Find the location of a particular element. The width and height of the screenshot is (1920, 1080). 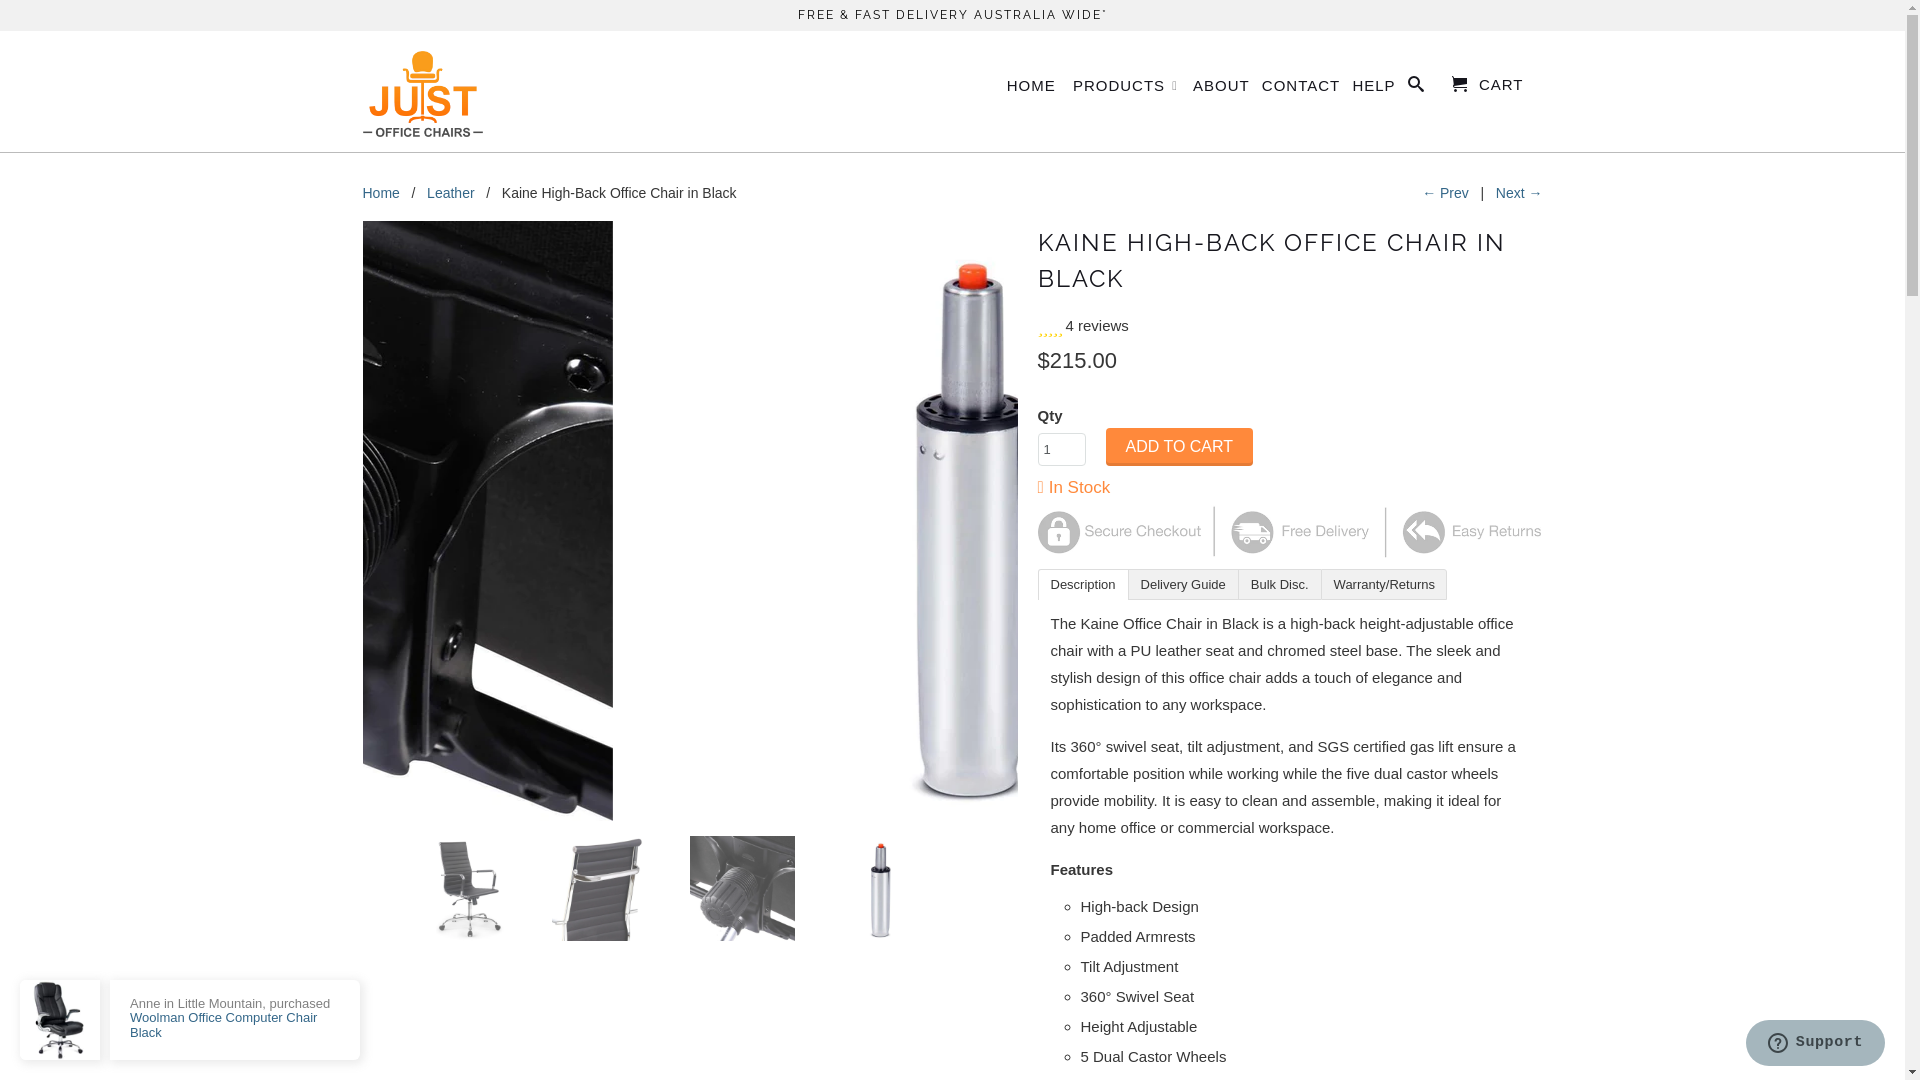

'Home' is located at coordinates (380, 192).